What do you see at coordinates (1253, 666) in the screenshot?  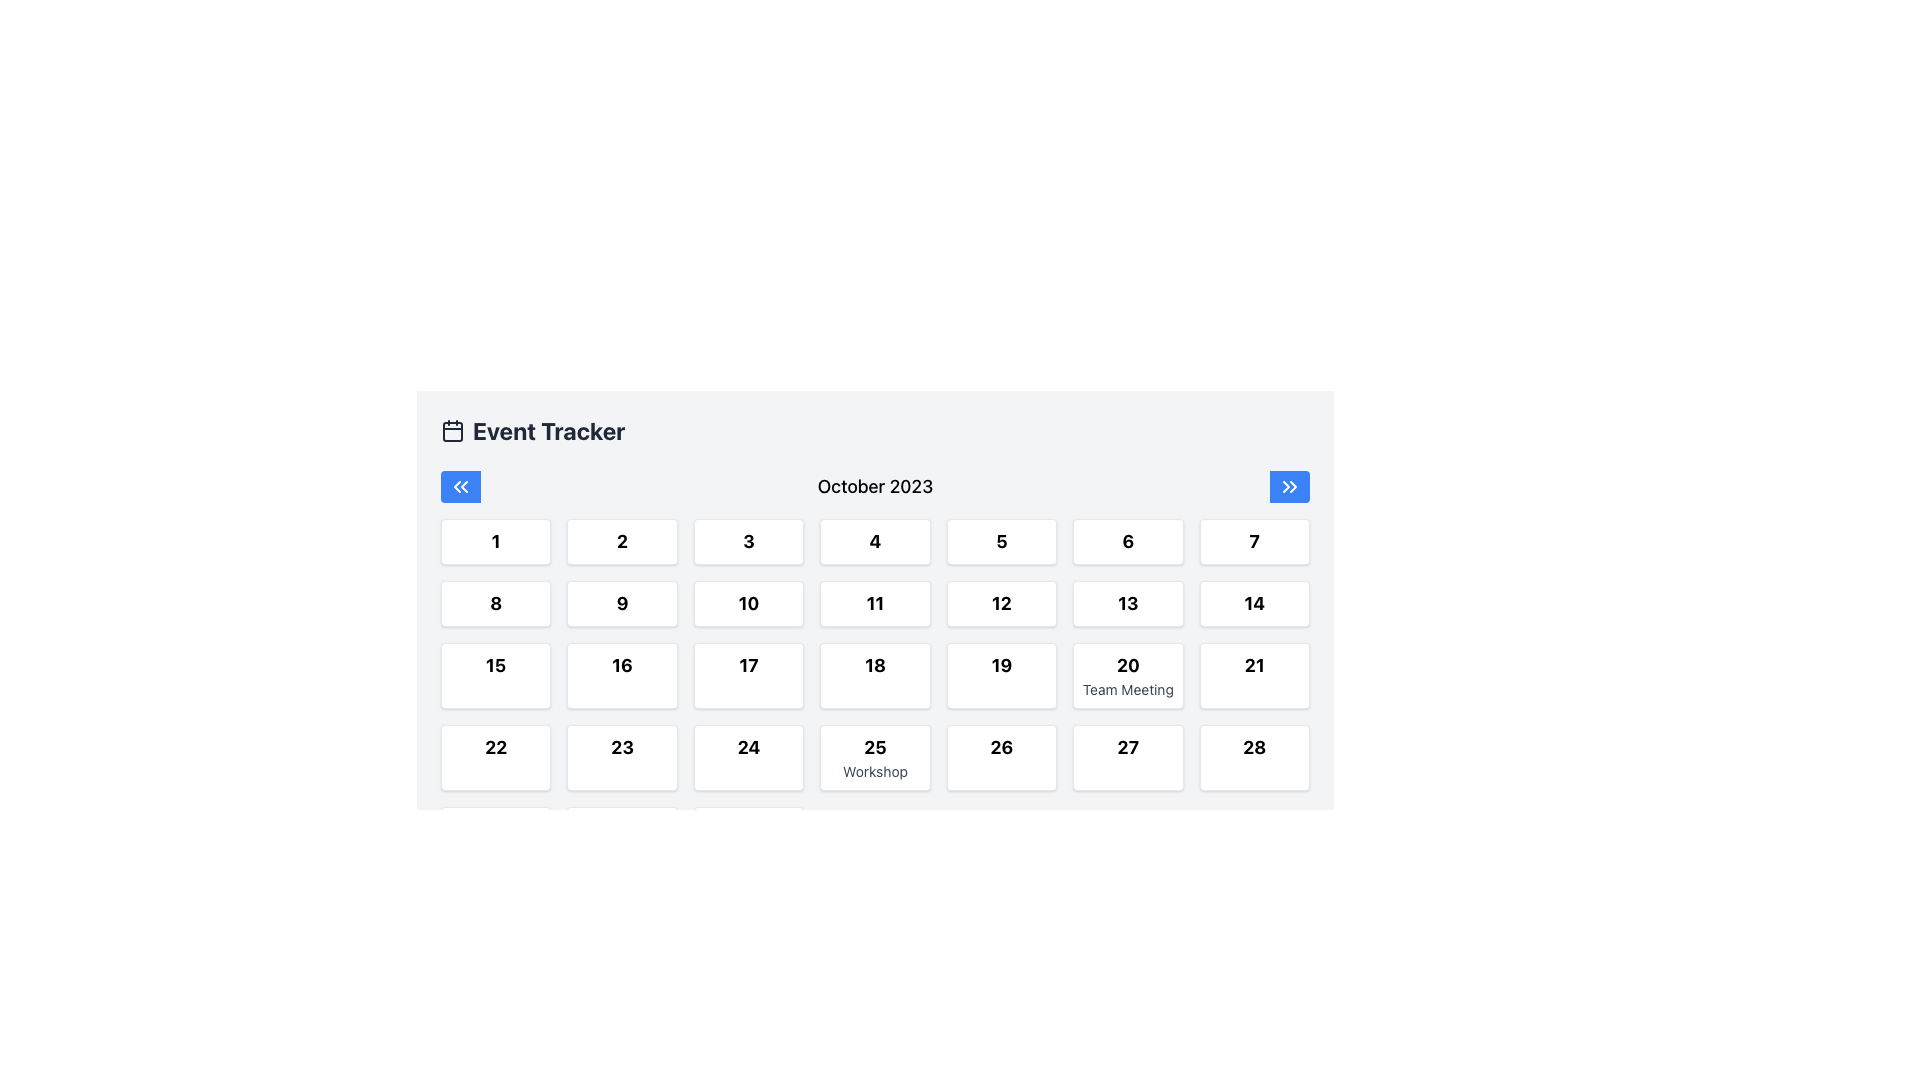 I see `the black numeral '21' displayed in a bold font, which is centered inside a white box with rounded corners, located in the sixth row and seventh column of the calendar grid for October 21, 2023` at bounding box center [1253, 666].